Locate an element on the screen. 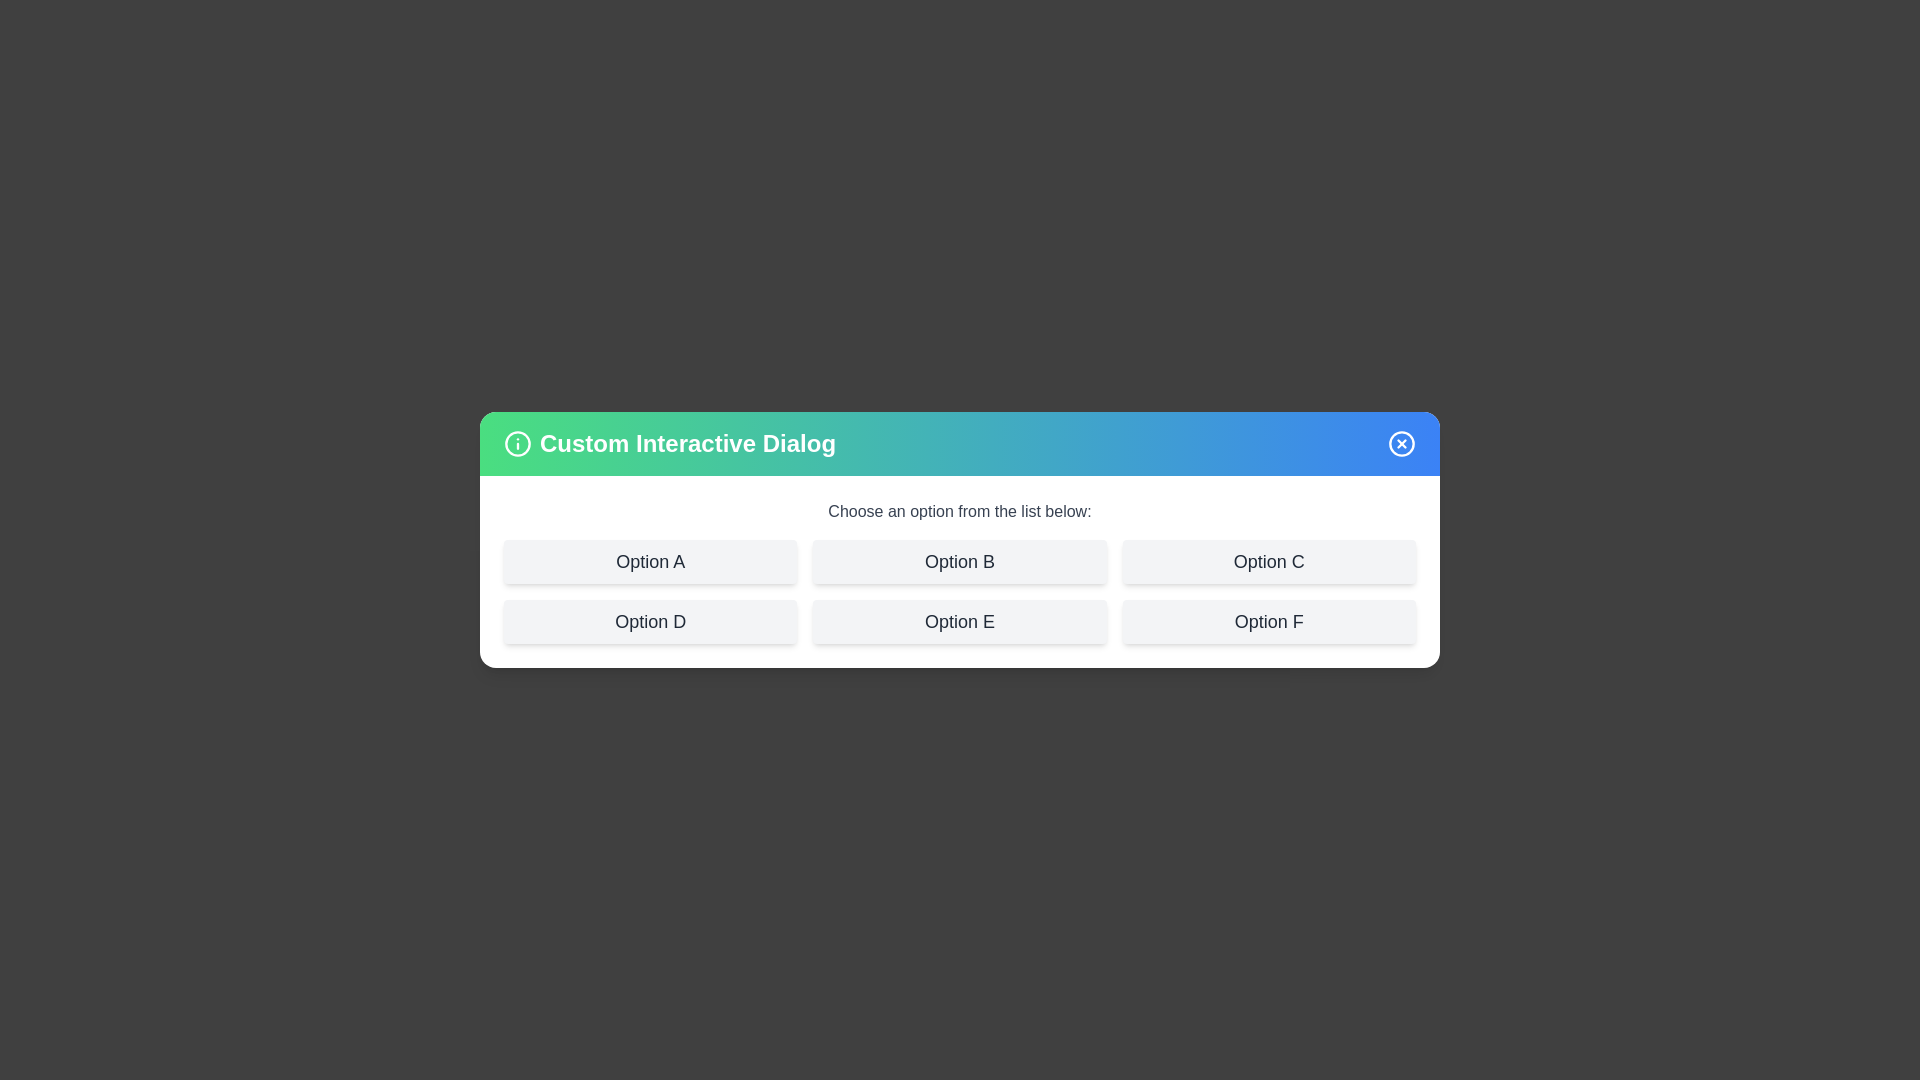 The image size is (1920, 1080). the option Option B from the list is located at coordinates (960, 562).